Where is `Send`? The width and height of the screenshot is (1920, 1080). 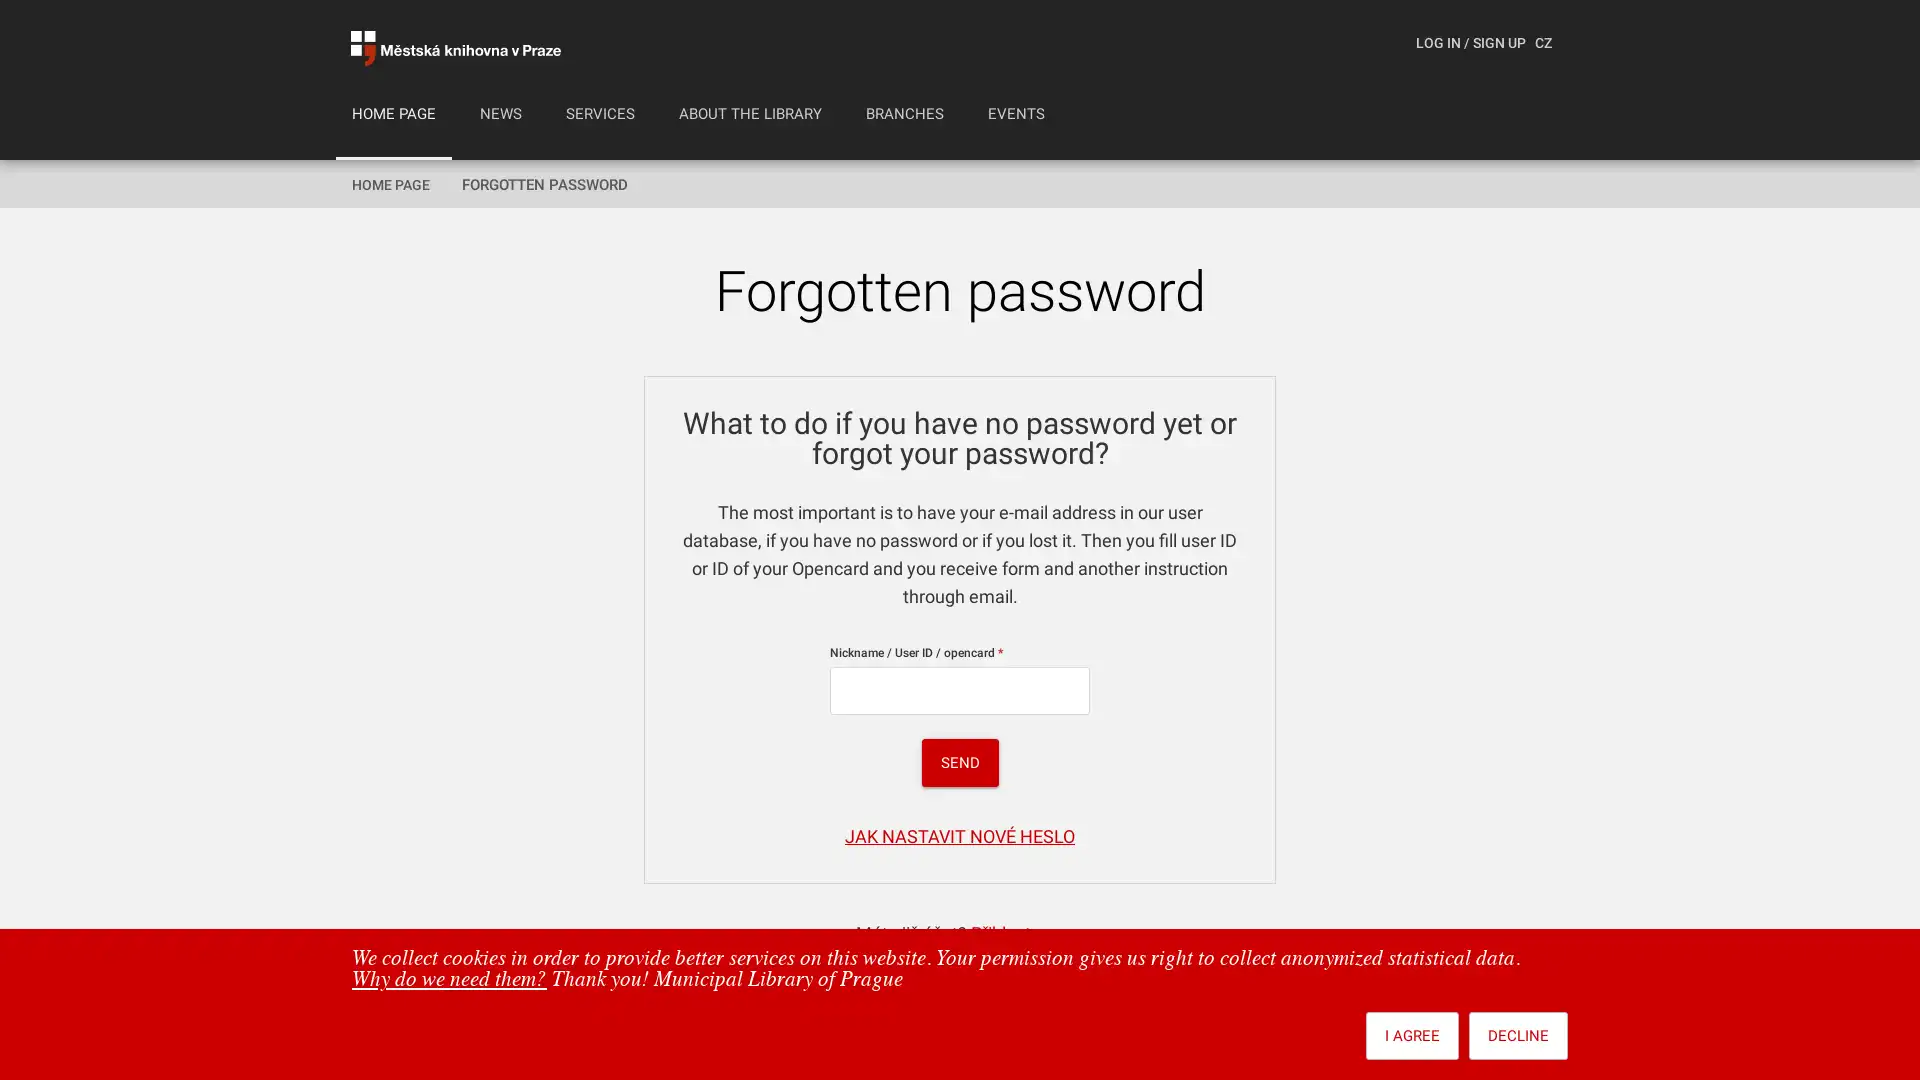
Send is located at coordinates (958, 763).